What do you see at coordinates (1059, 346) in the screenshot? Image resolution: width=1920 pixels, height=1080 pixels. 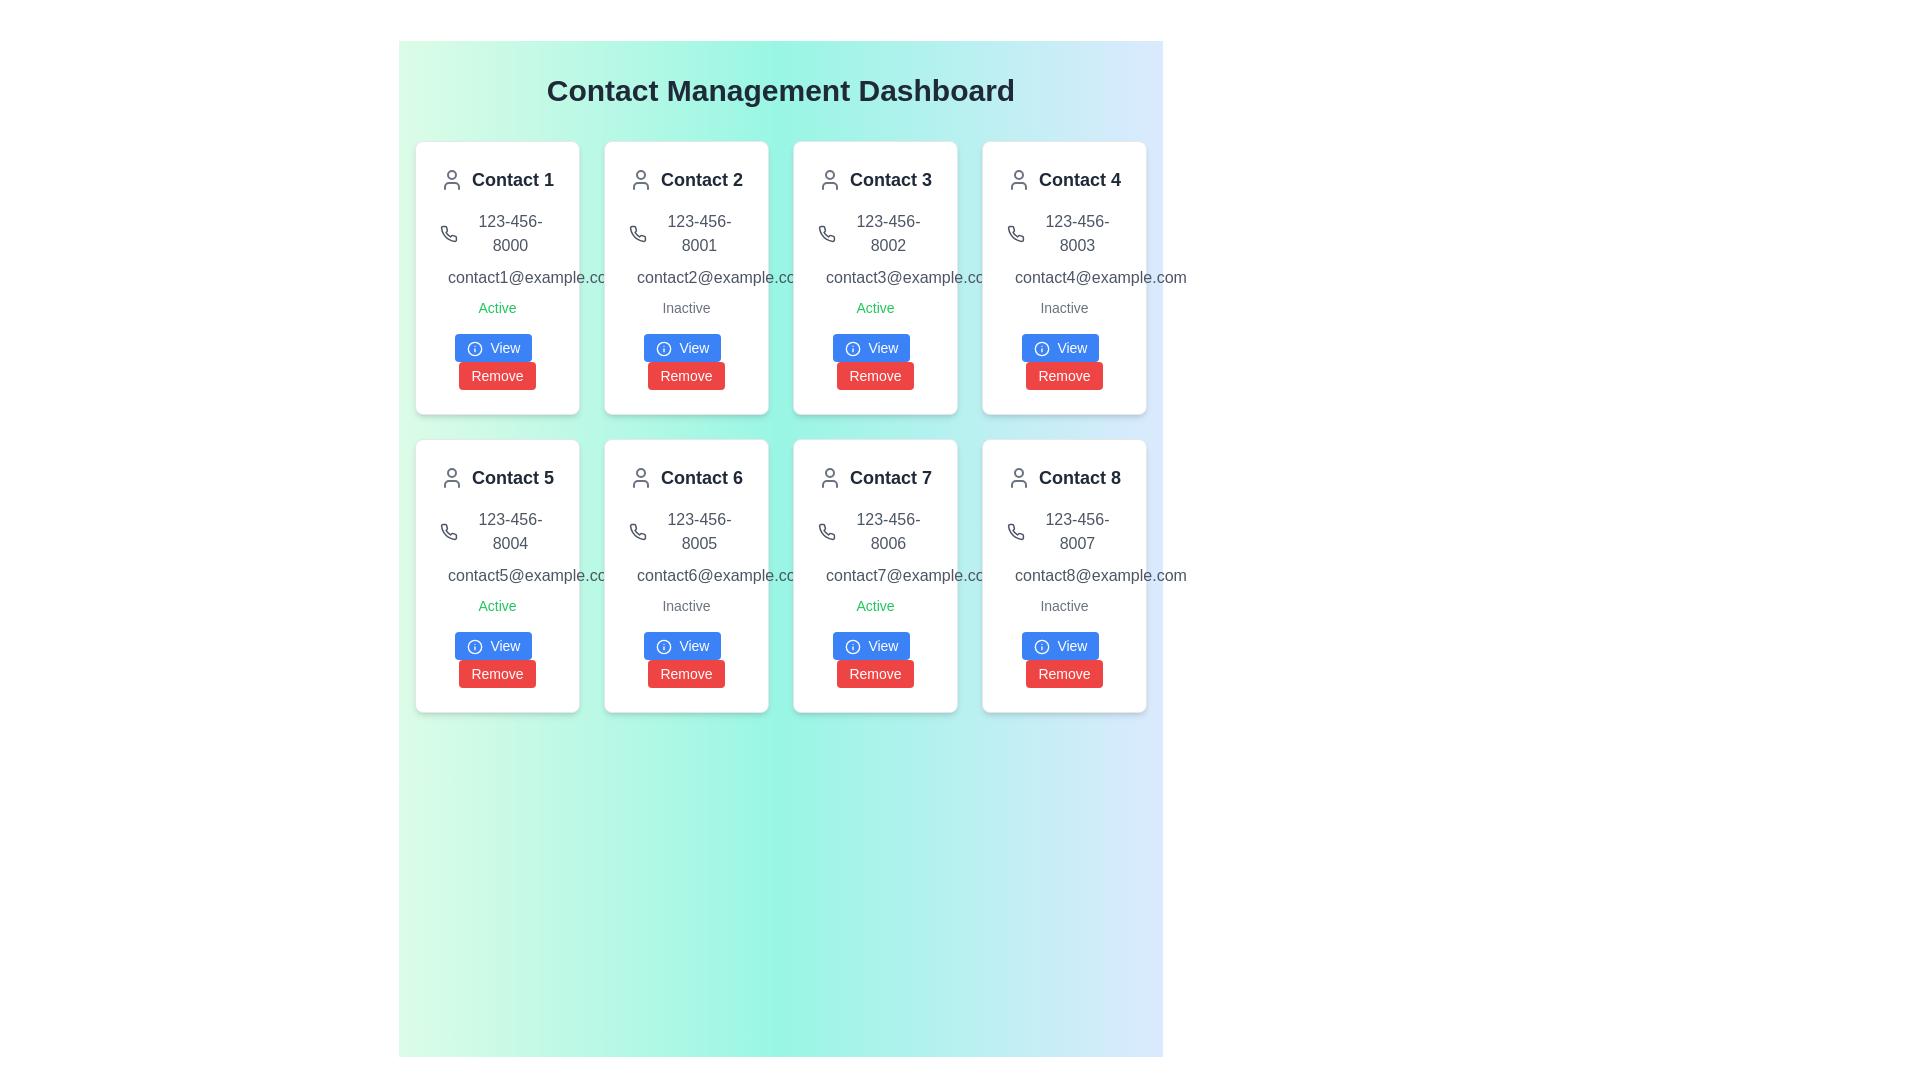 I see `the 'View' button located in the fourth card of the first row, aligned to the left beside the red 'Remove' button` at bounding box center [1059, 346].